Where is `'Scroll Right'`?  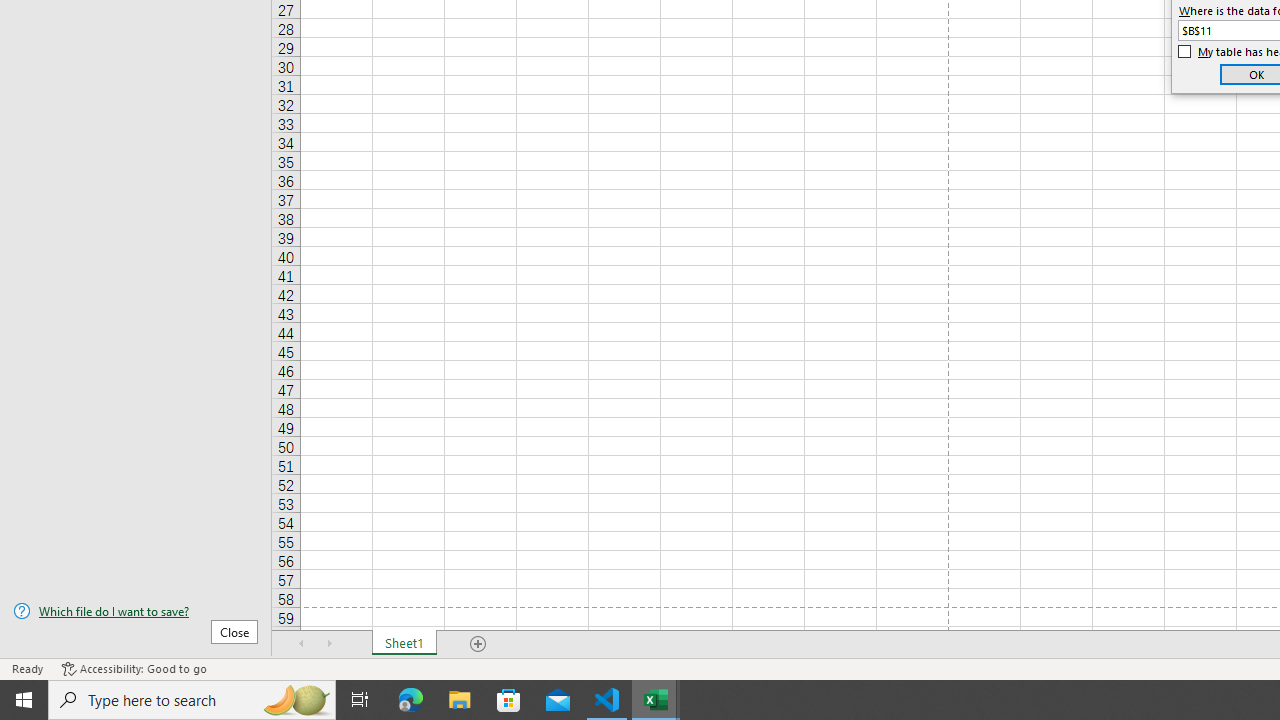 'Scroll Right' is located at coordinates (330, 644).